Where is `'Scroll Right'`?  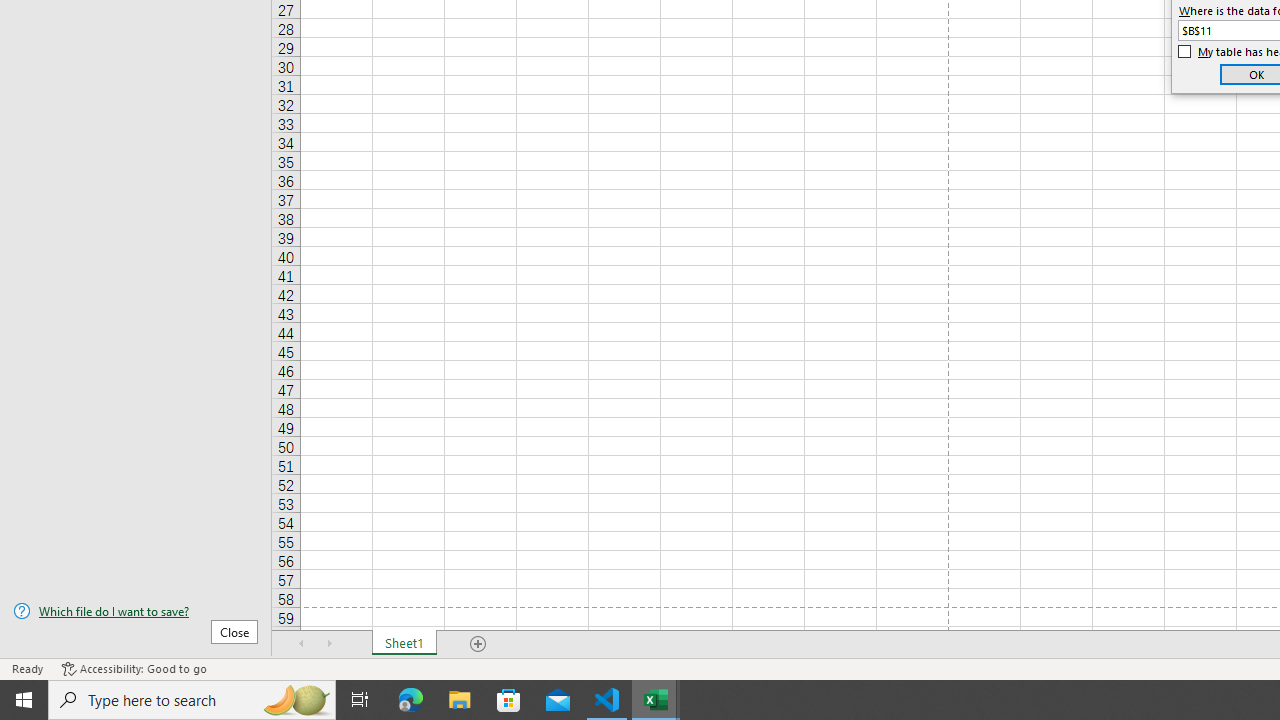 'Scroll Right' is located at coordinates (330, 644).